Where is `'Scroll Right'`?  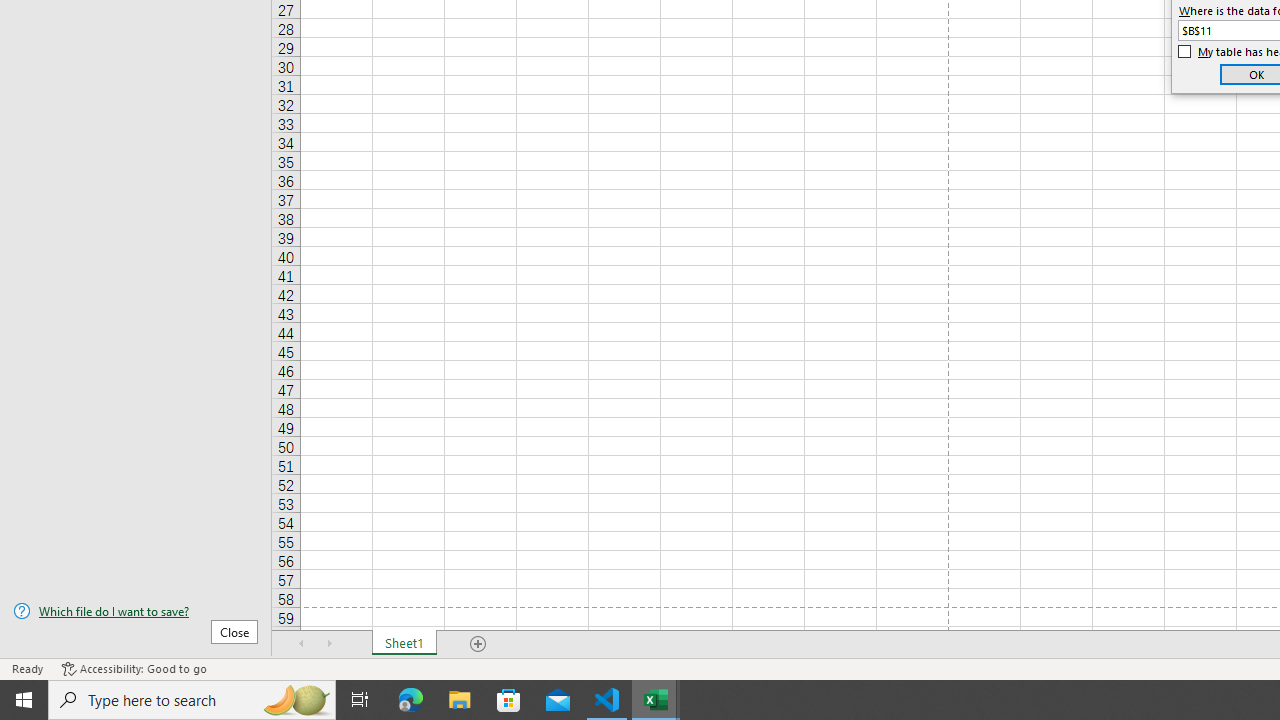 'Scroll Right' is located at coordinates (330, 644).